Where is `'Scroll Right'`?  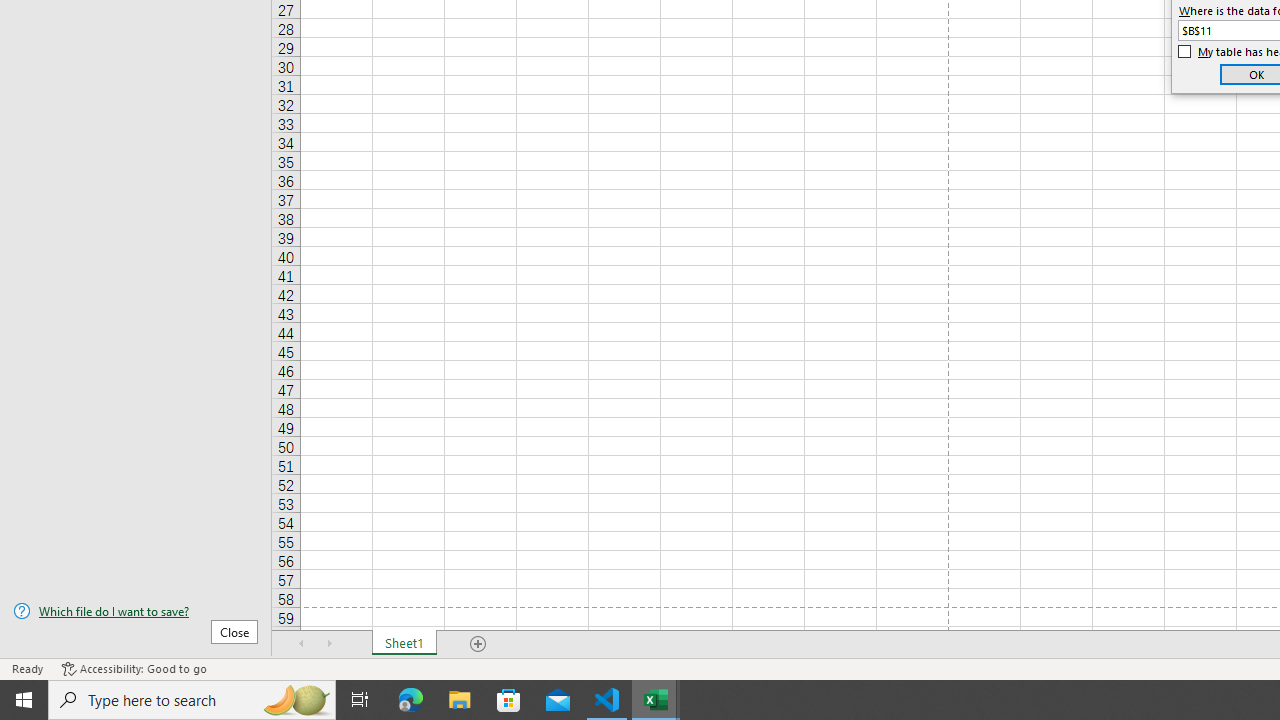 'Scroll Right' is located at coordinates (330, 644).